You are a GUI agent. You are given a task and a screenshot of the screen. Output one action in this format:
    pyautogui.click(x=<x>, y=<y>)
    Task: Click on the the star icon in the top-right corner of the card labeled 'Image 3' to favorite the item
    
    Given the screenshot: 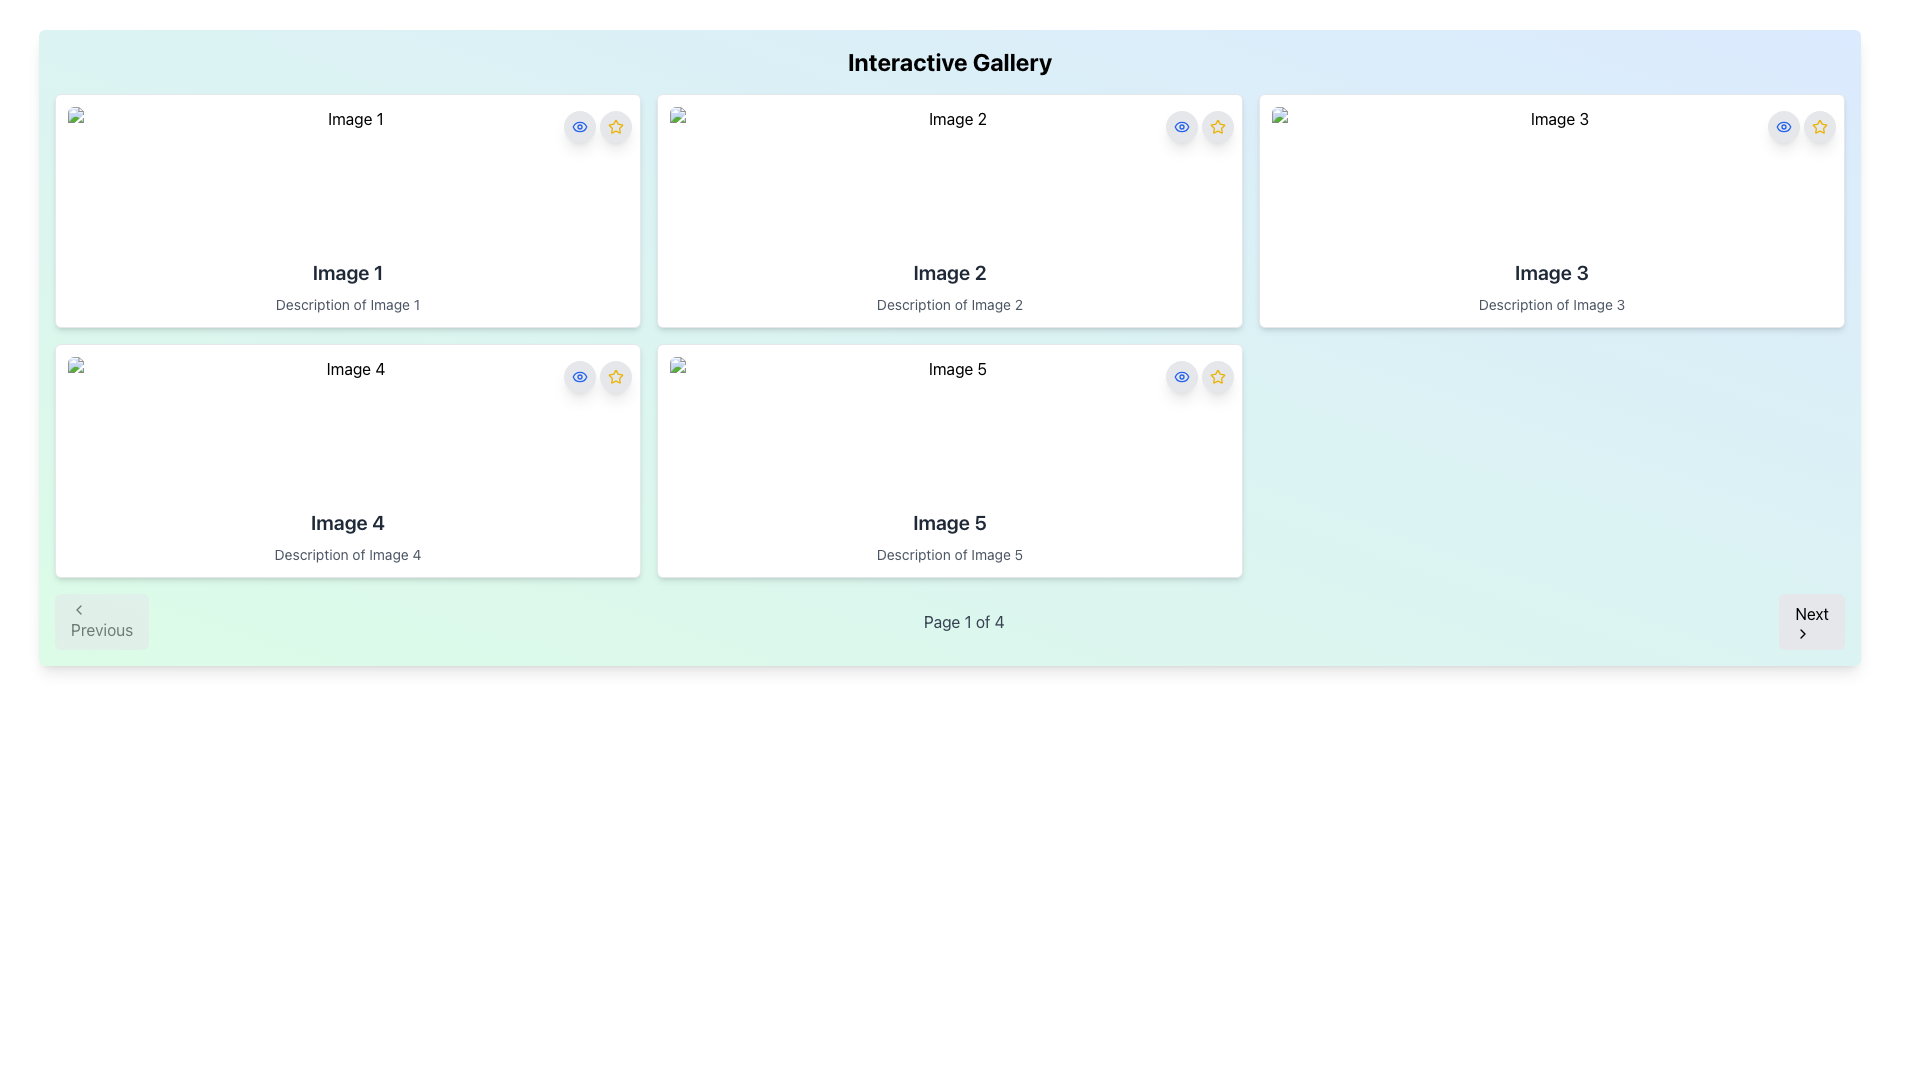 What is the action you would take?
    pyautogui.click(x=1801, y=127)
    